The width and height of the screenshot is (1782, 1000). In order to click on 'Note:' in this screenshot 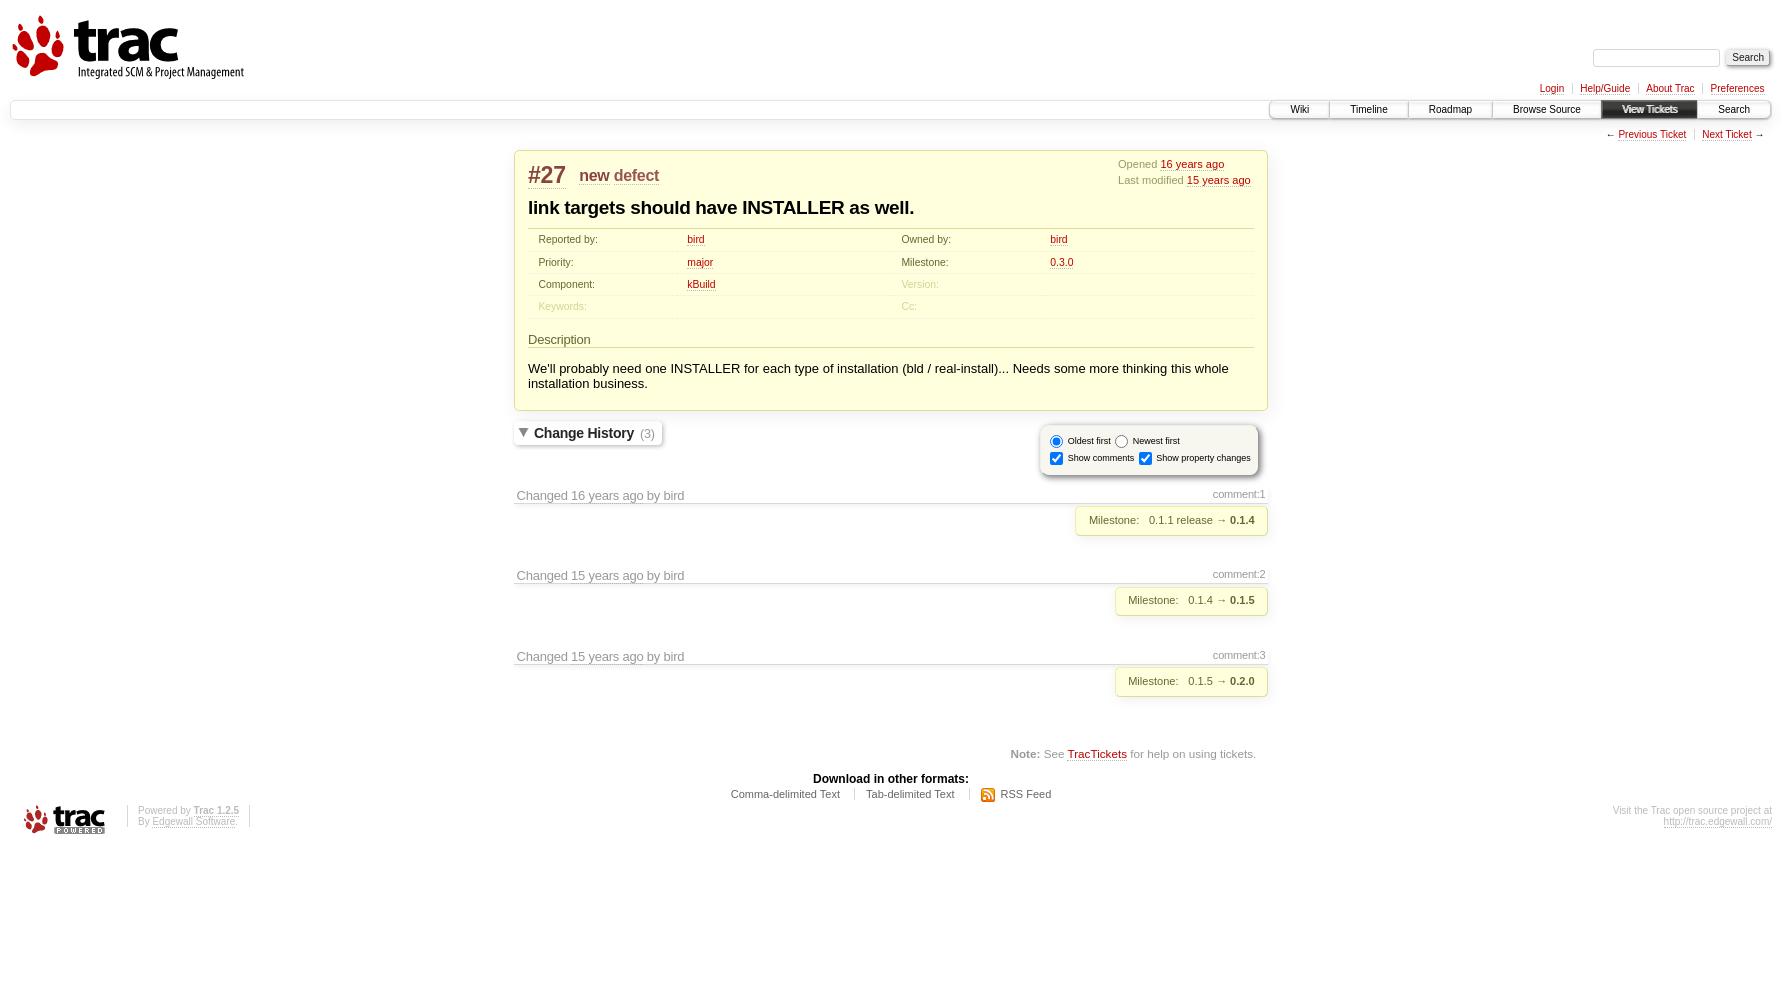, I will do `click(1024, 753)`.